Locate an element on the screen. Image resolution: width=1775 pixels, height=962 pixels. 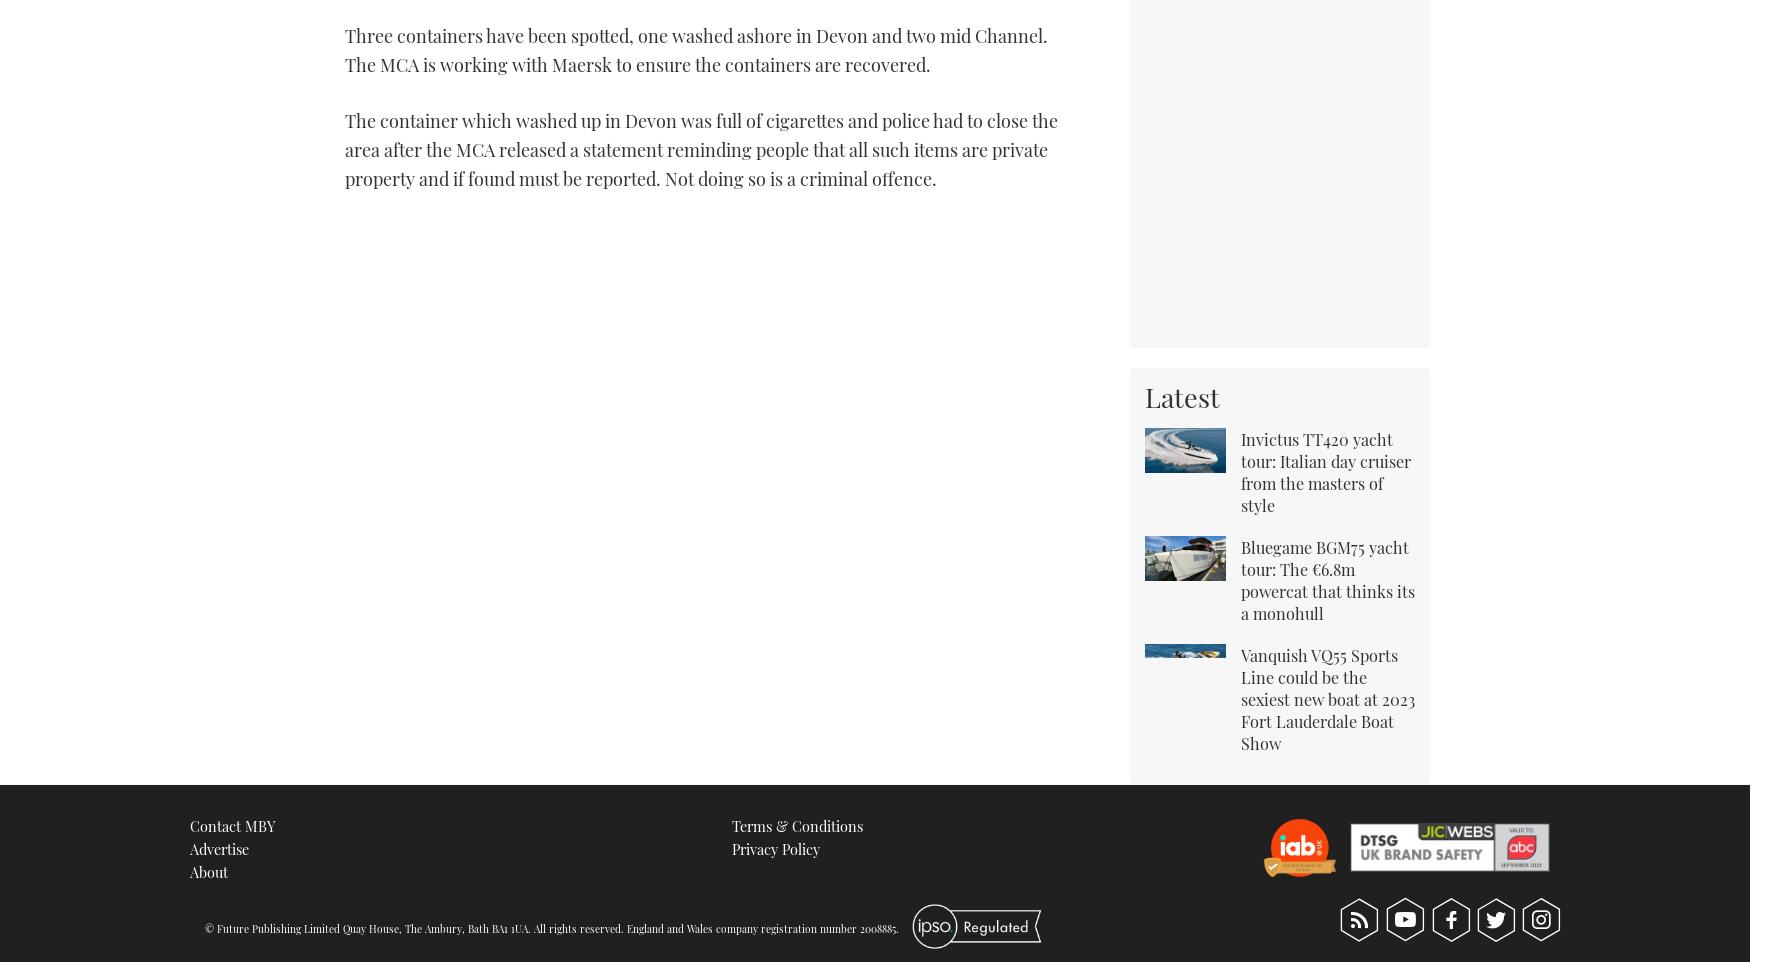
'Vanquish VQ55 Sports Line could be the sexiest new boat at 2023 Fort Lauderdale Boat Show' is located at coordinates (1327, 697).